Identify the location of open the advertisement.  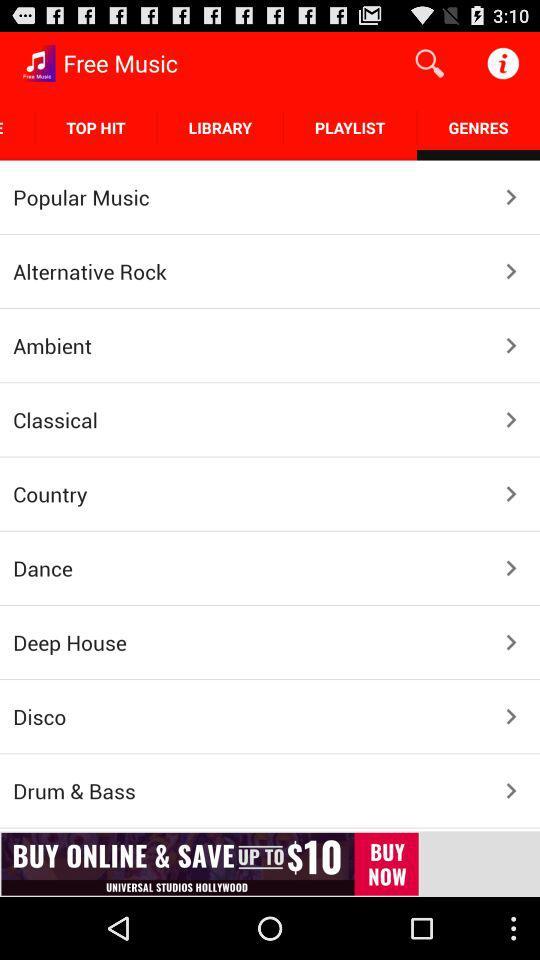
(270, 863).